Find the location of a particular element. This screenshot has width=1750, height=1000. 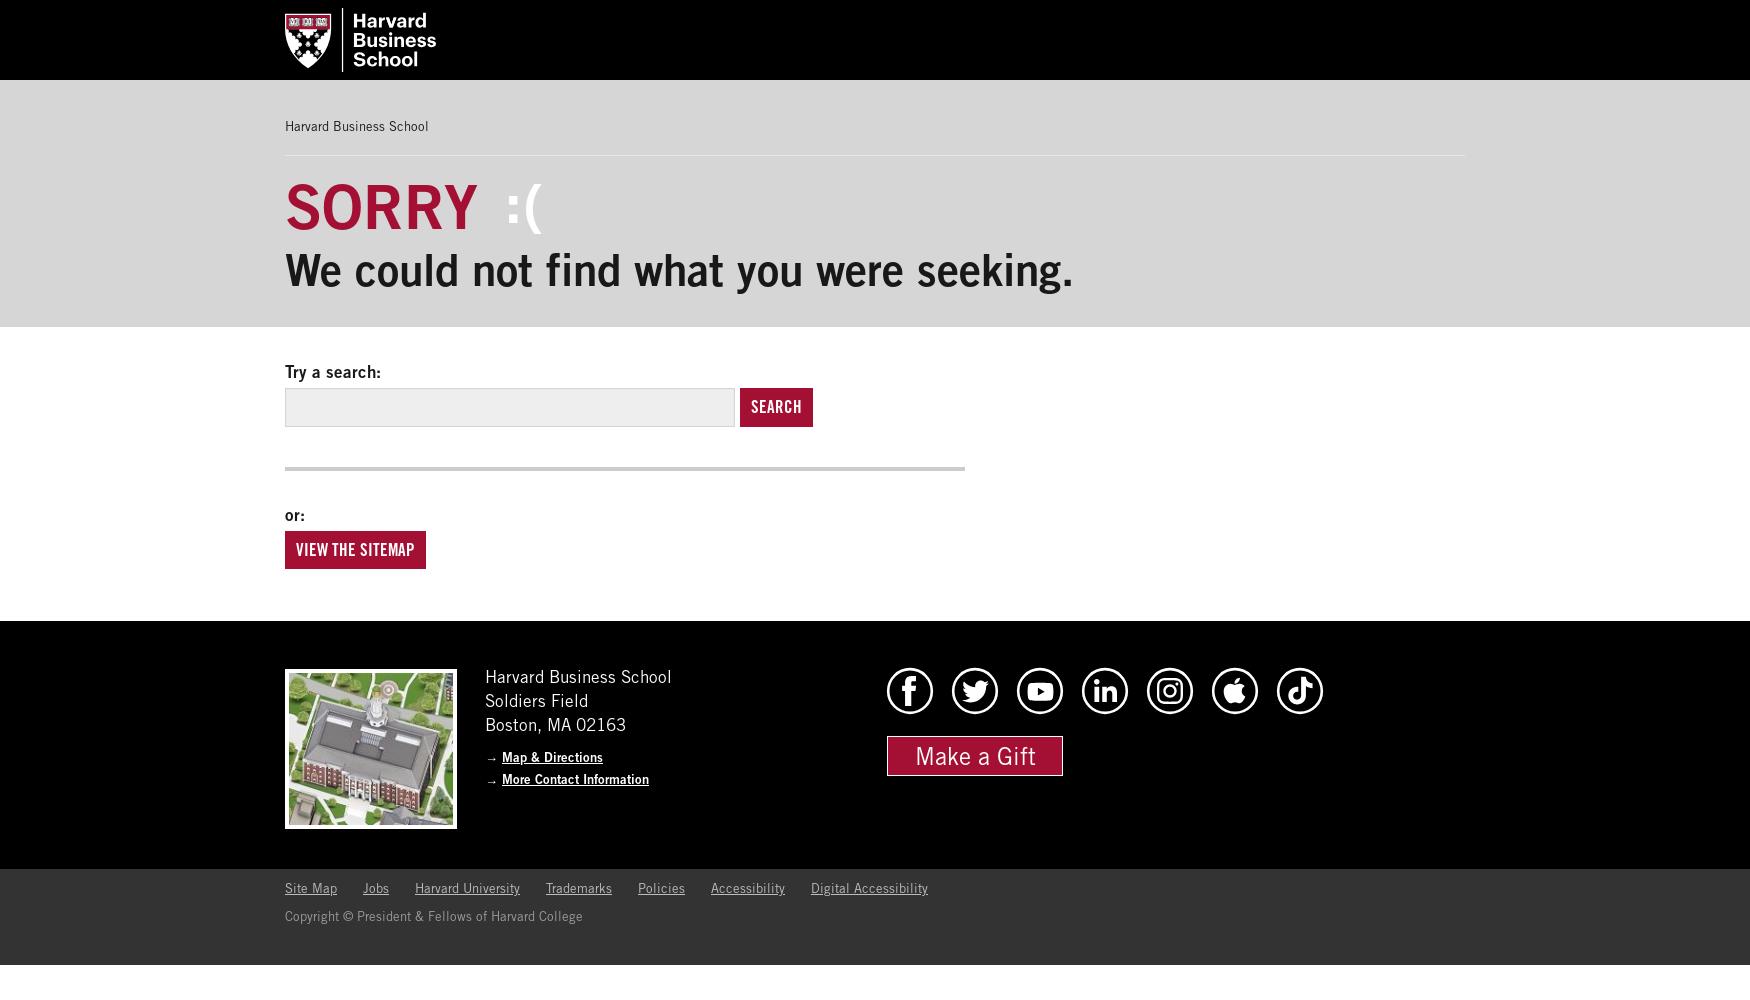

'Try a search:' is located at coordinates (333, 370).